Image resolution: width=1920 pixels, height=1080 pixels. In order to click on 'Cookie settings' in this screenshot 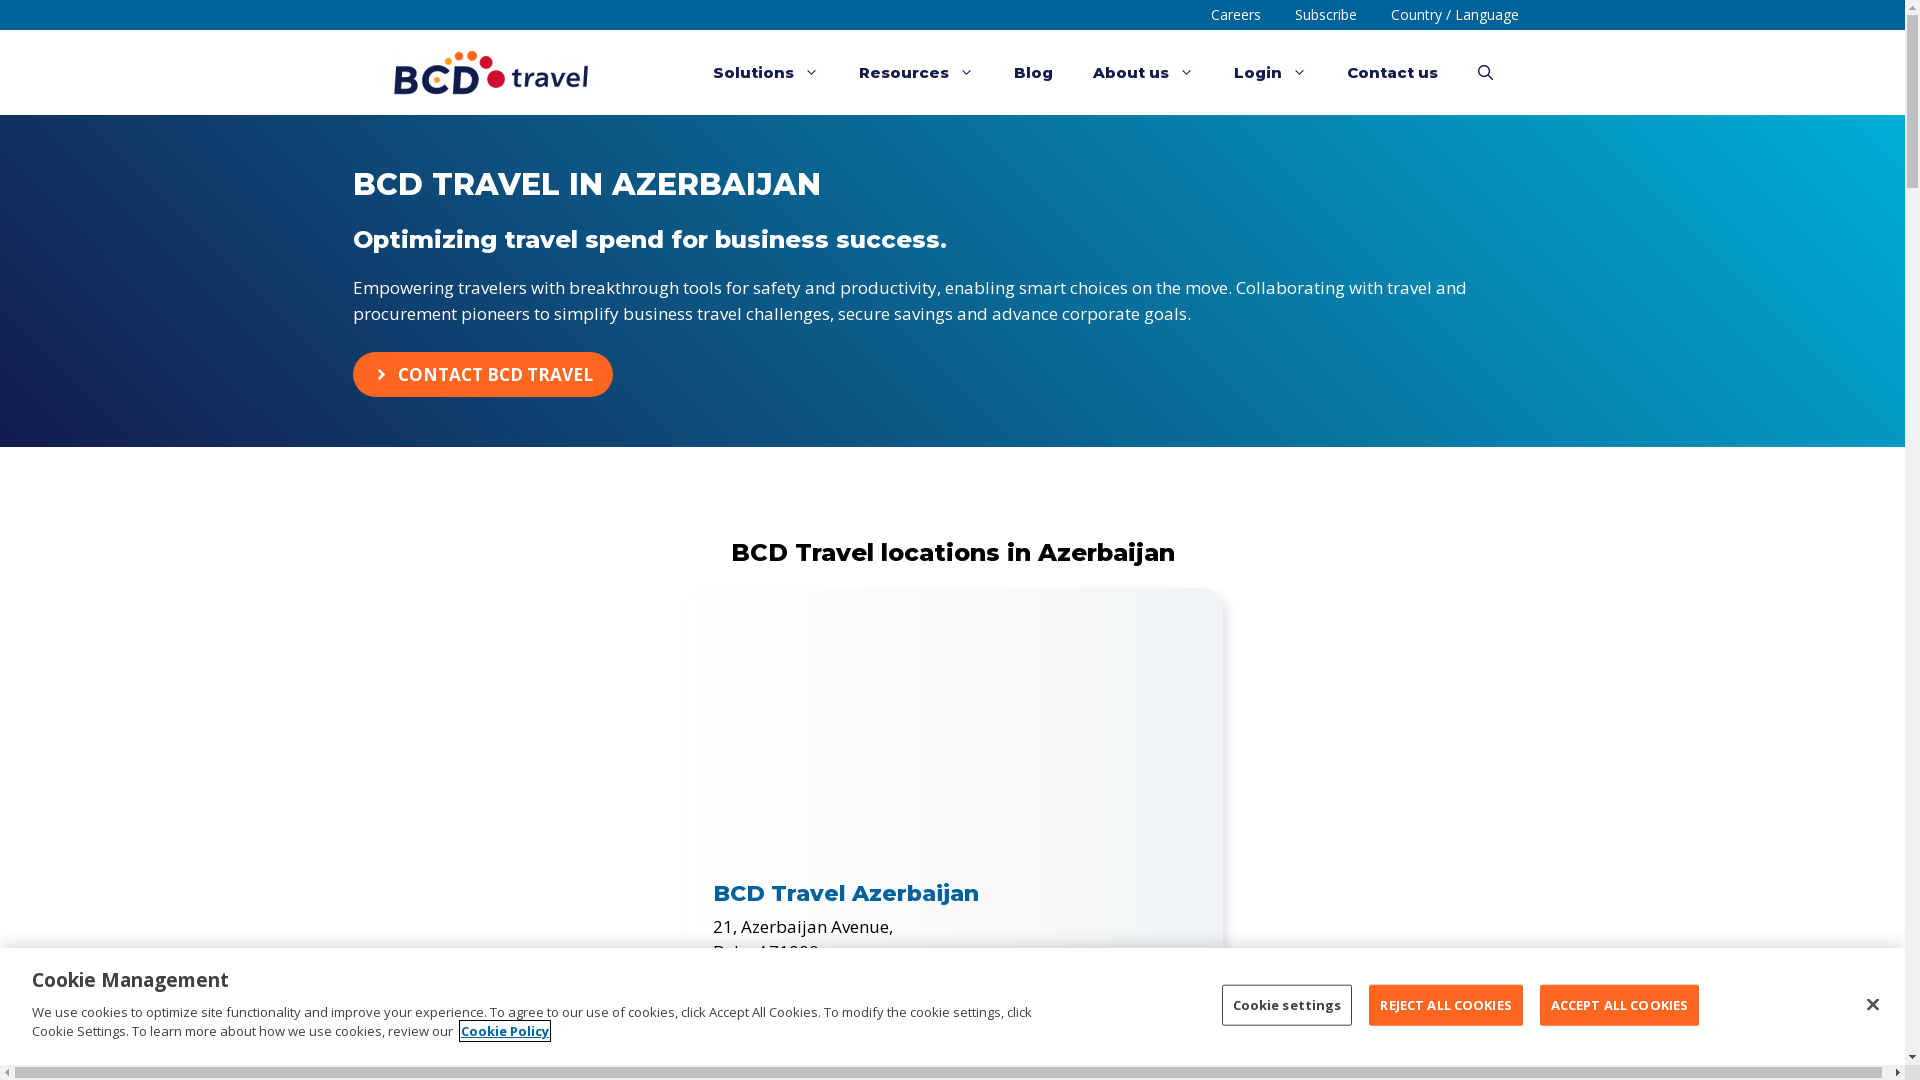, I will do `click(1221, 1005)`.